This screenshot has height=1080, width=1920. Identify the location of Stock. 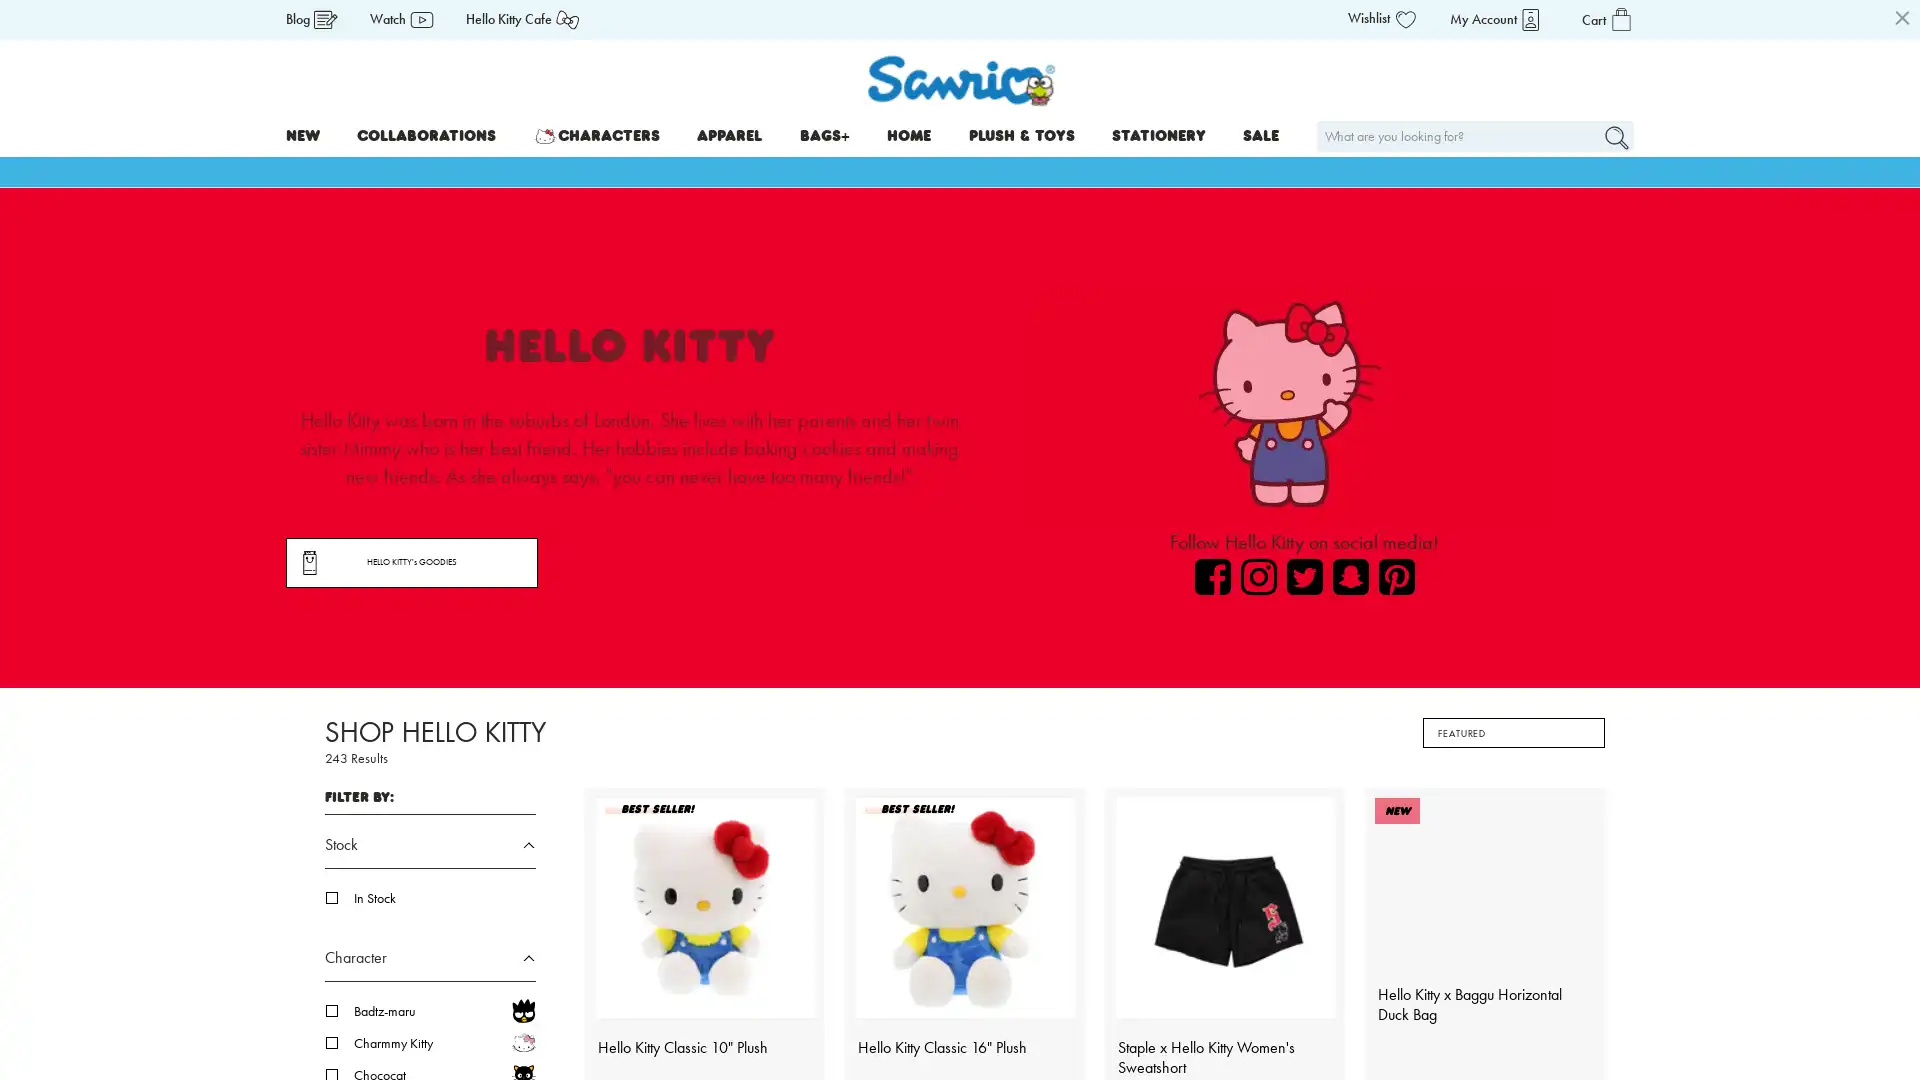
(429, 851).